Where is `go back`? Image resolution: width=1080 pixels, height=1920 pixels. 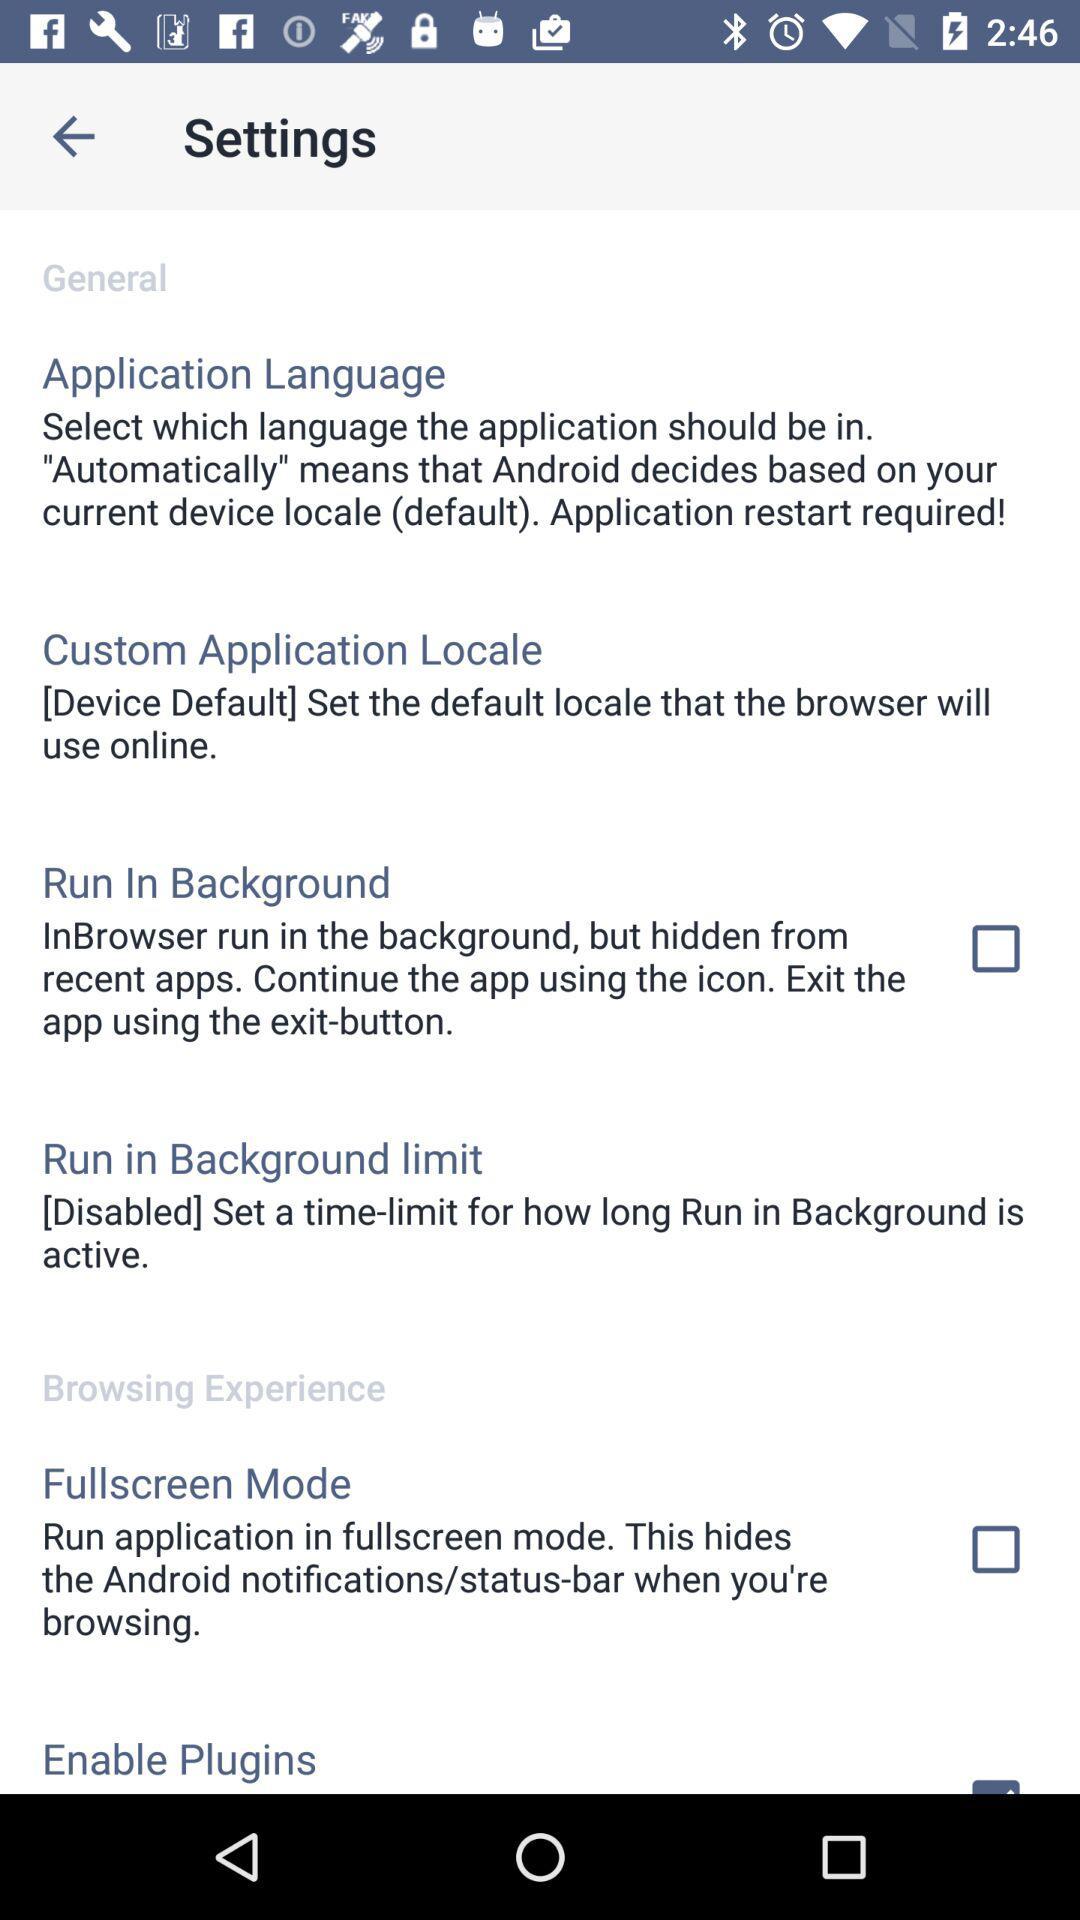
go back is located at coordinates (72, 135).